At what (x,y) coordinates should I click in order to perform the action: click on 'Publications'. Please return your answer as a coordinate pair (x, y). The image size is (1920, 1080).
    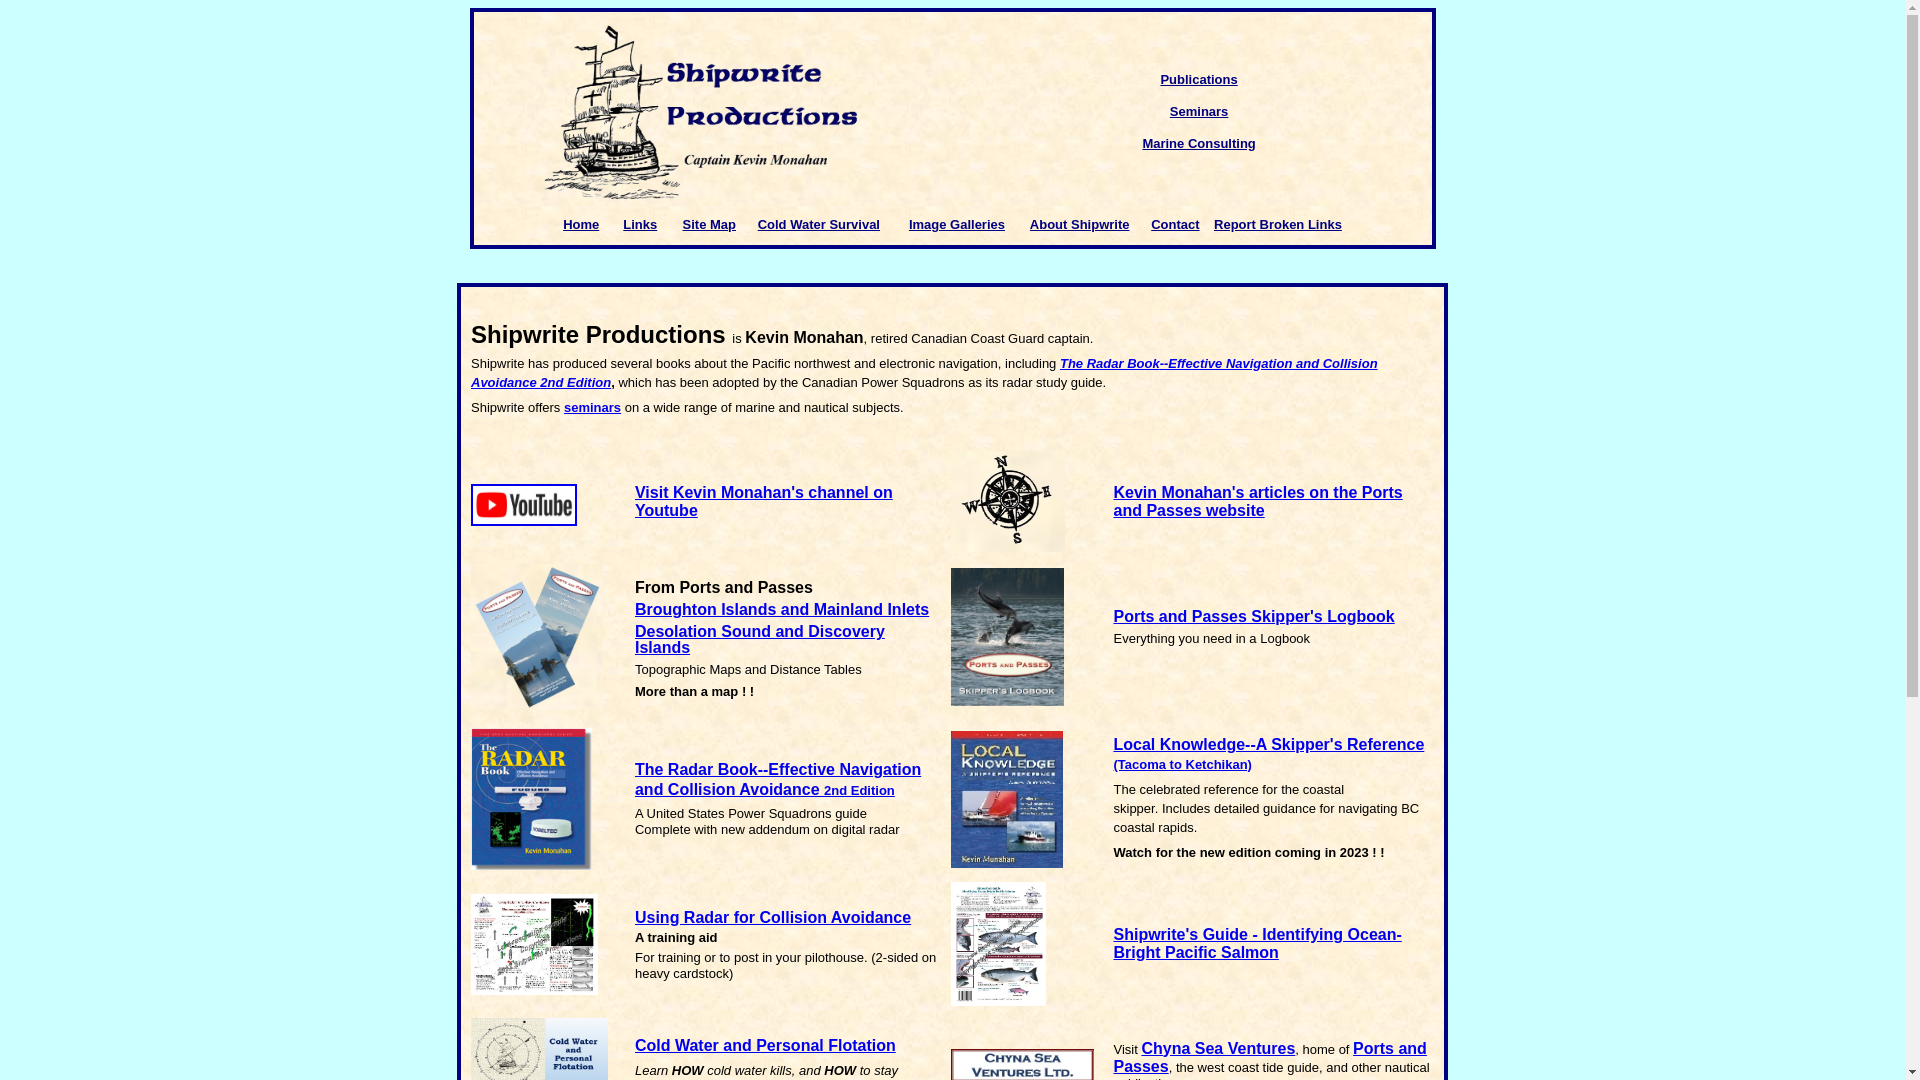
    Looking at the image, I should click on (1198, 78).